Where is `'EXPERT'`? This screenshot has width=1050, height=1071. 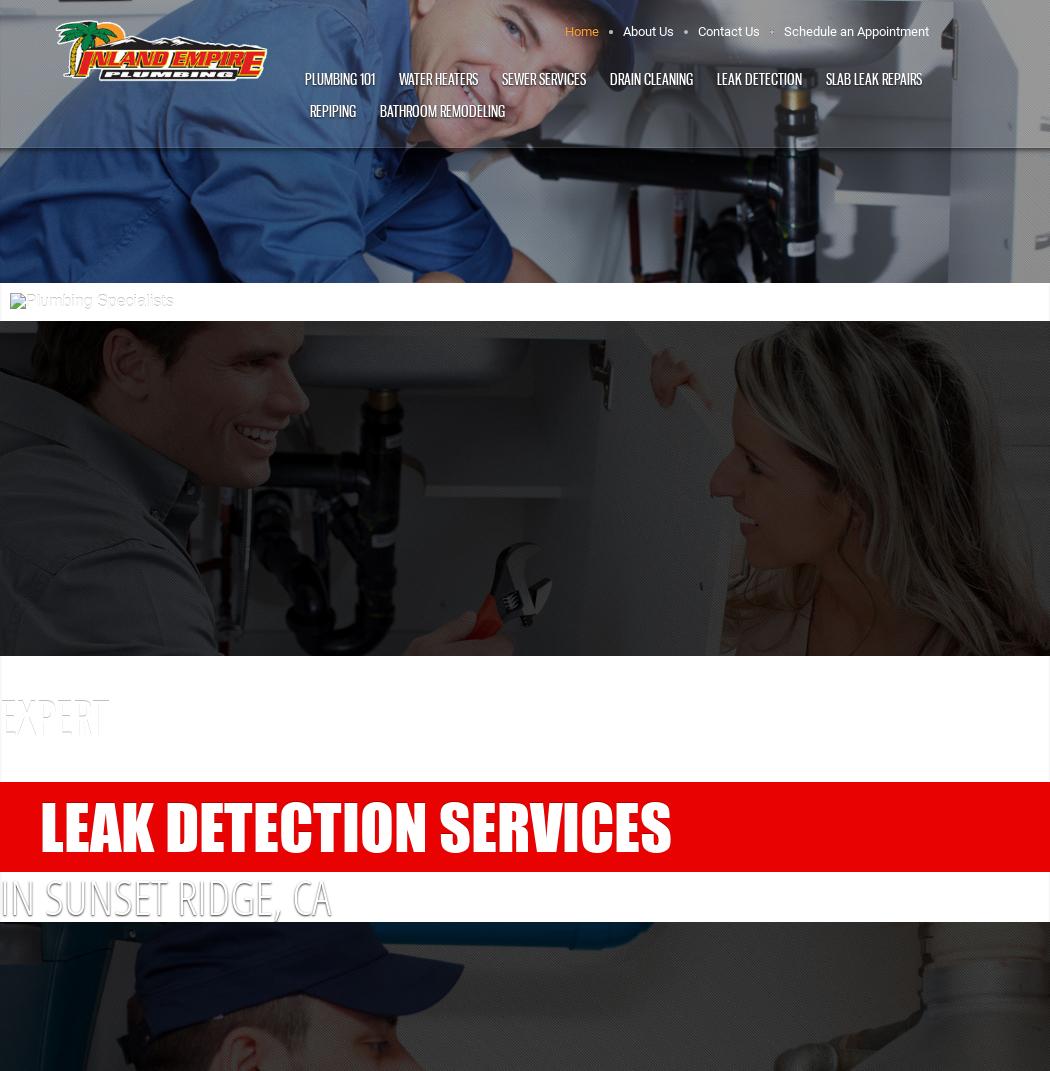
'EXPERT' is located at coordinates (54, 717).